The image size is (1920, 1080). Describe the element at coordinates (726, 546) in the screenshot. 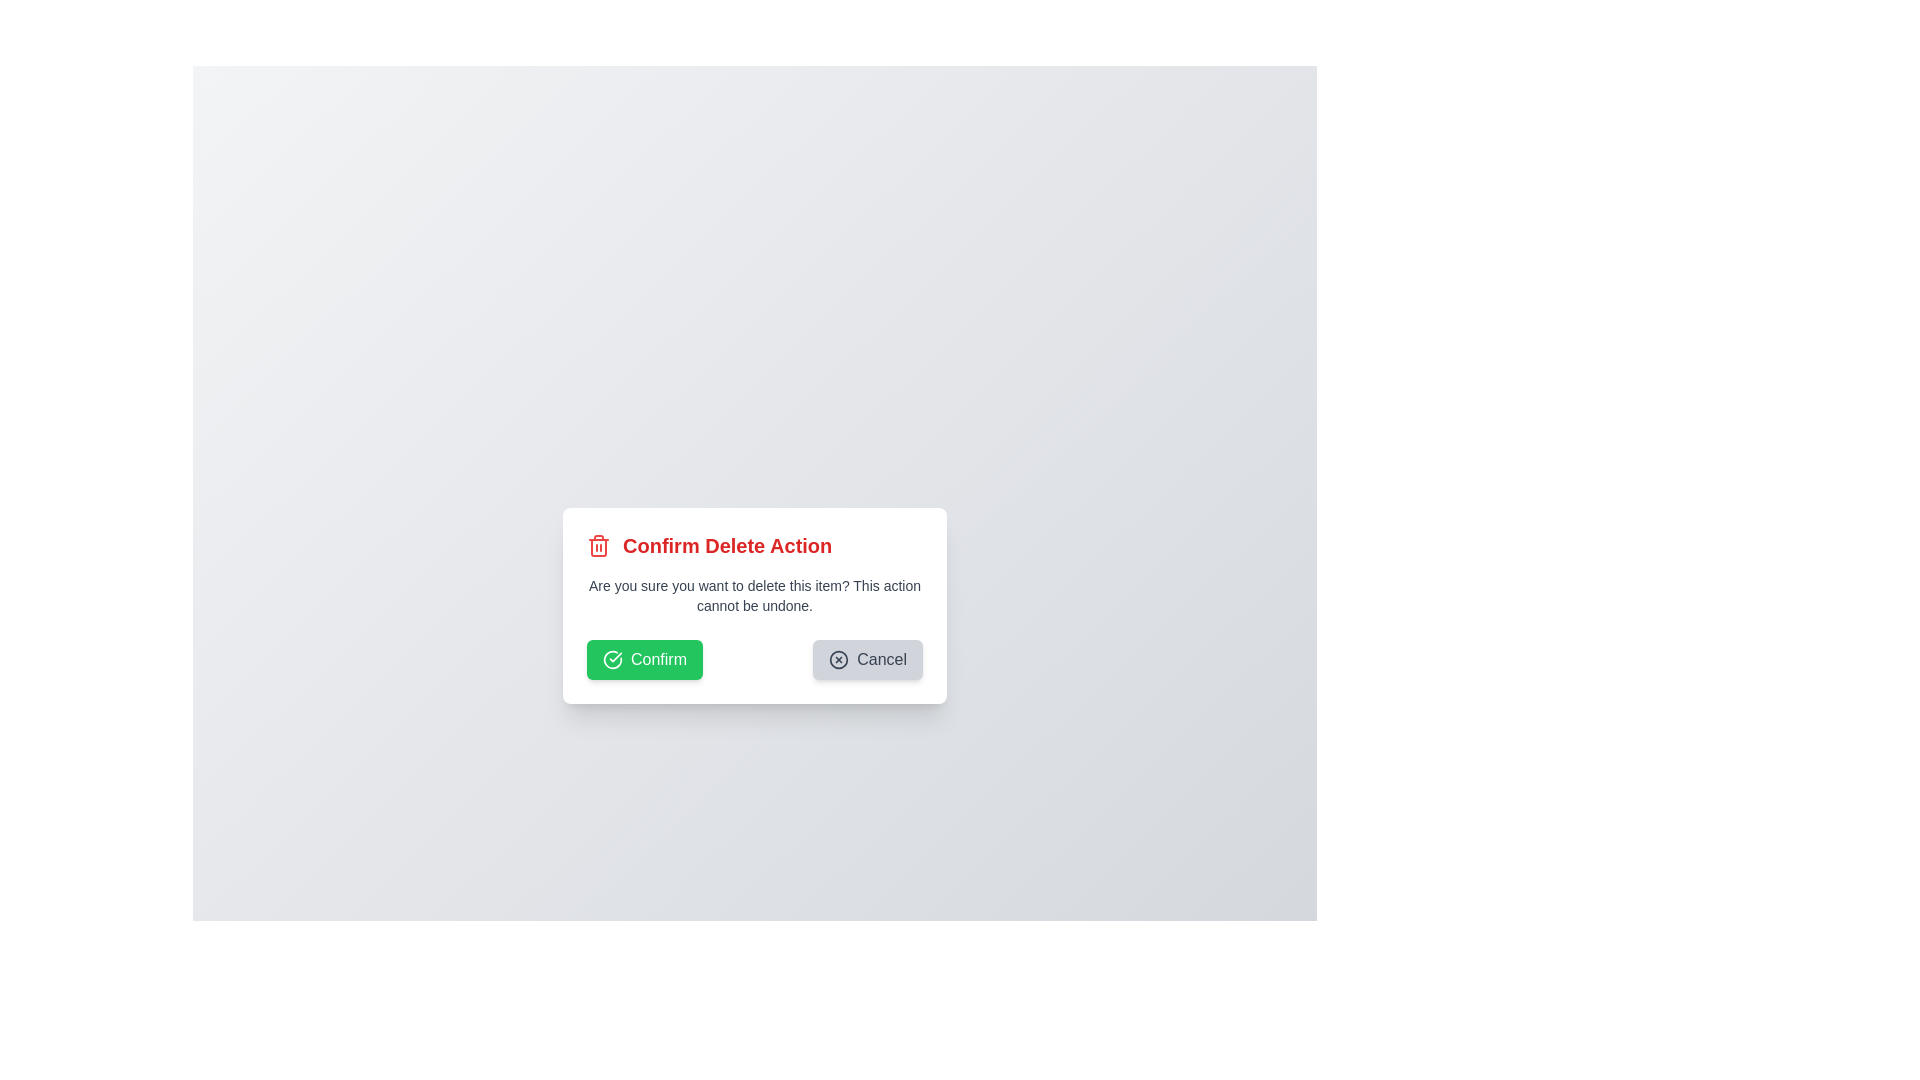

I see `text label displaying 'Confirm Delete Action' in bold red font to understand the warning about deletion` at that location.